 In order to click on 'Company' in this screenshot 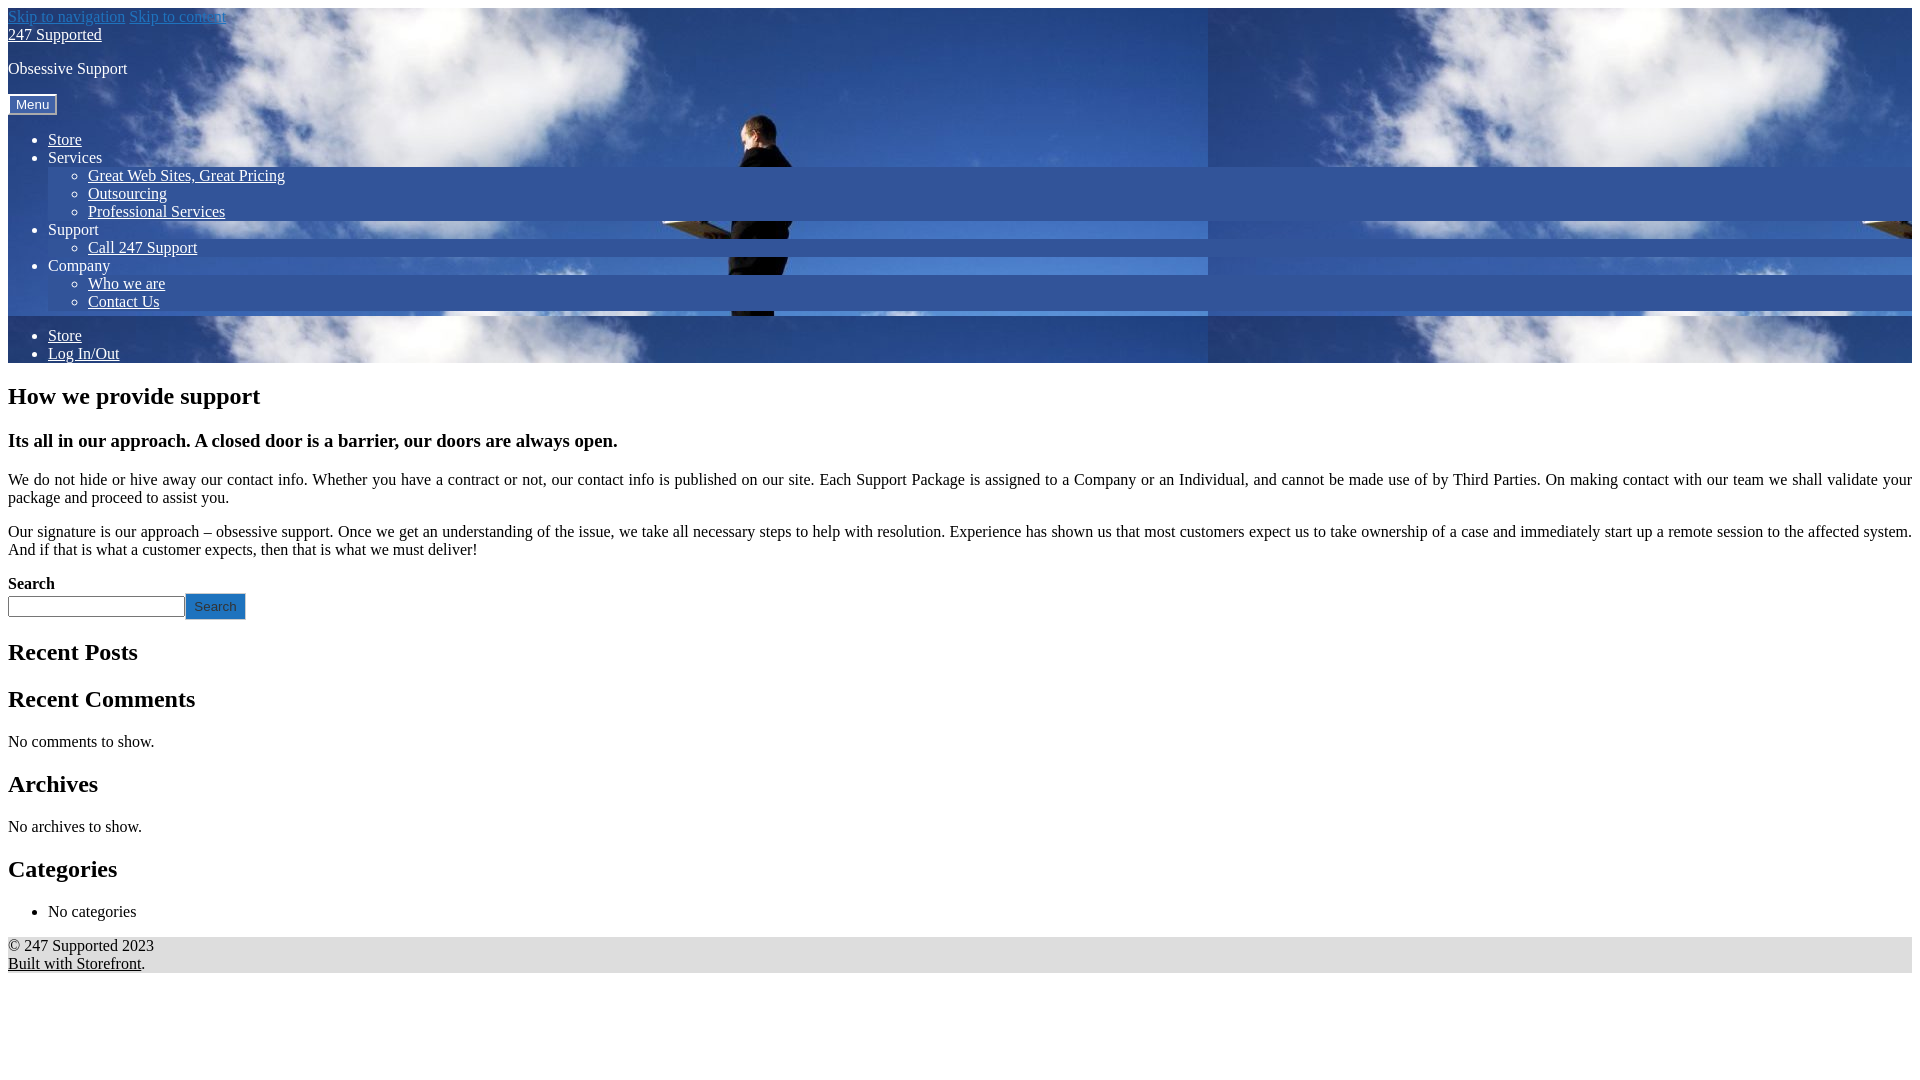, I will do `click(78, 264)`.